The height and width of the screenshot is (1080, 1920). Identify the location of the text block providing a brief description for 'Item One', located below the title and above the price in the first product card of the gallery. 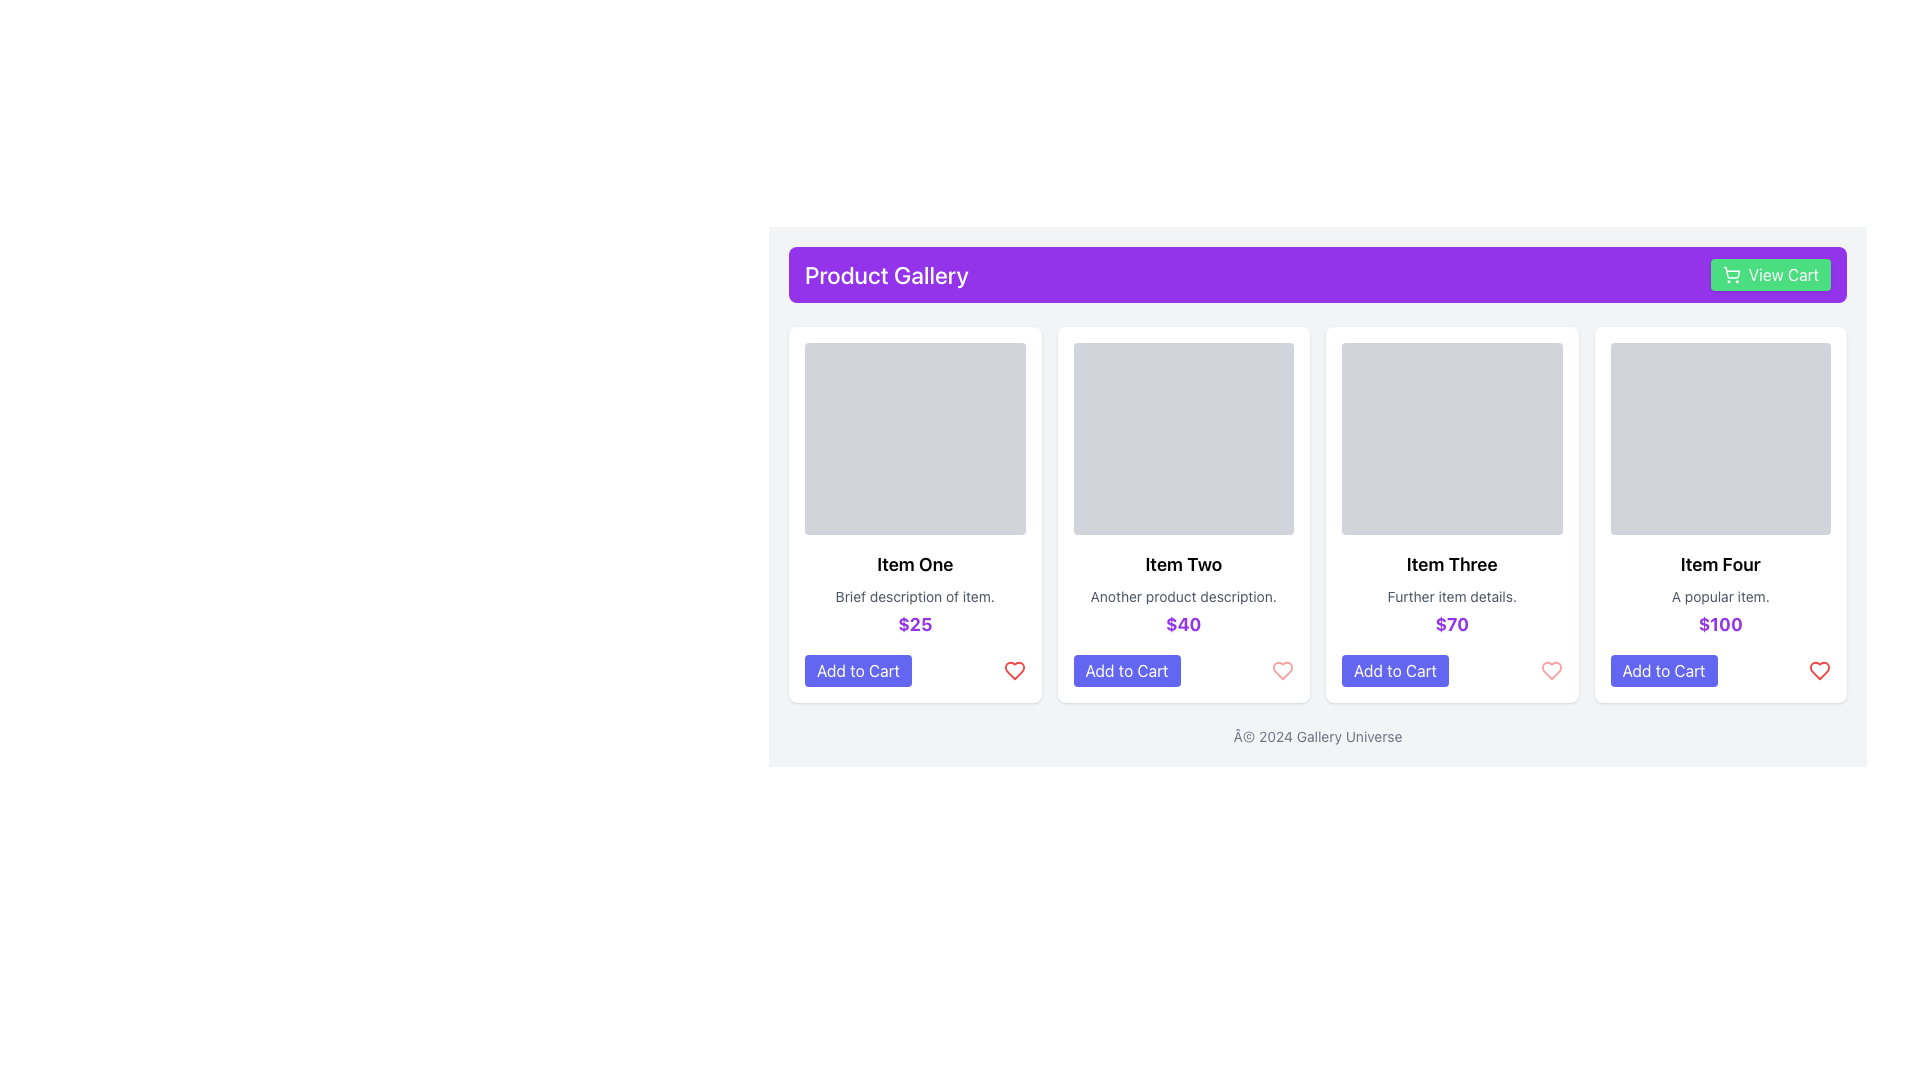
(914, 596).